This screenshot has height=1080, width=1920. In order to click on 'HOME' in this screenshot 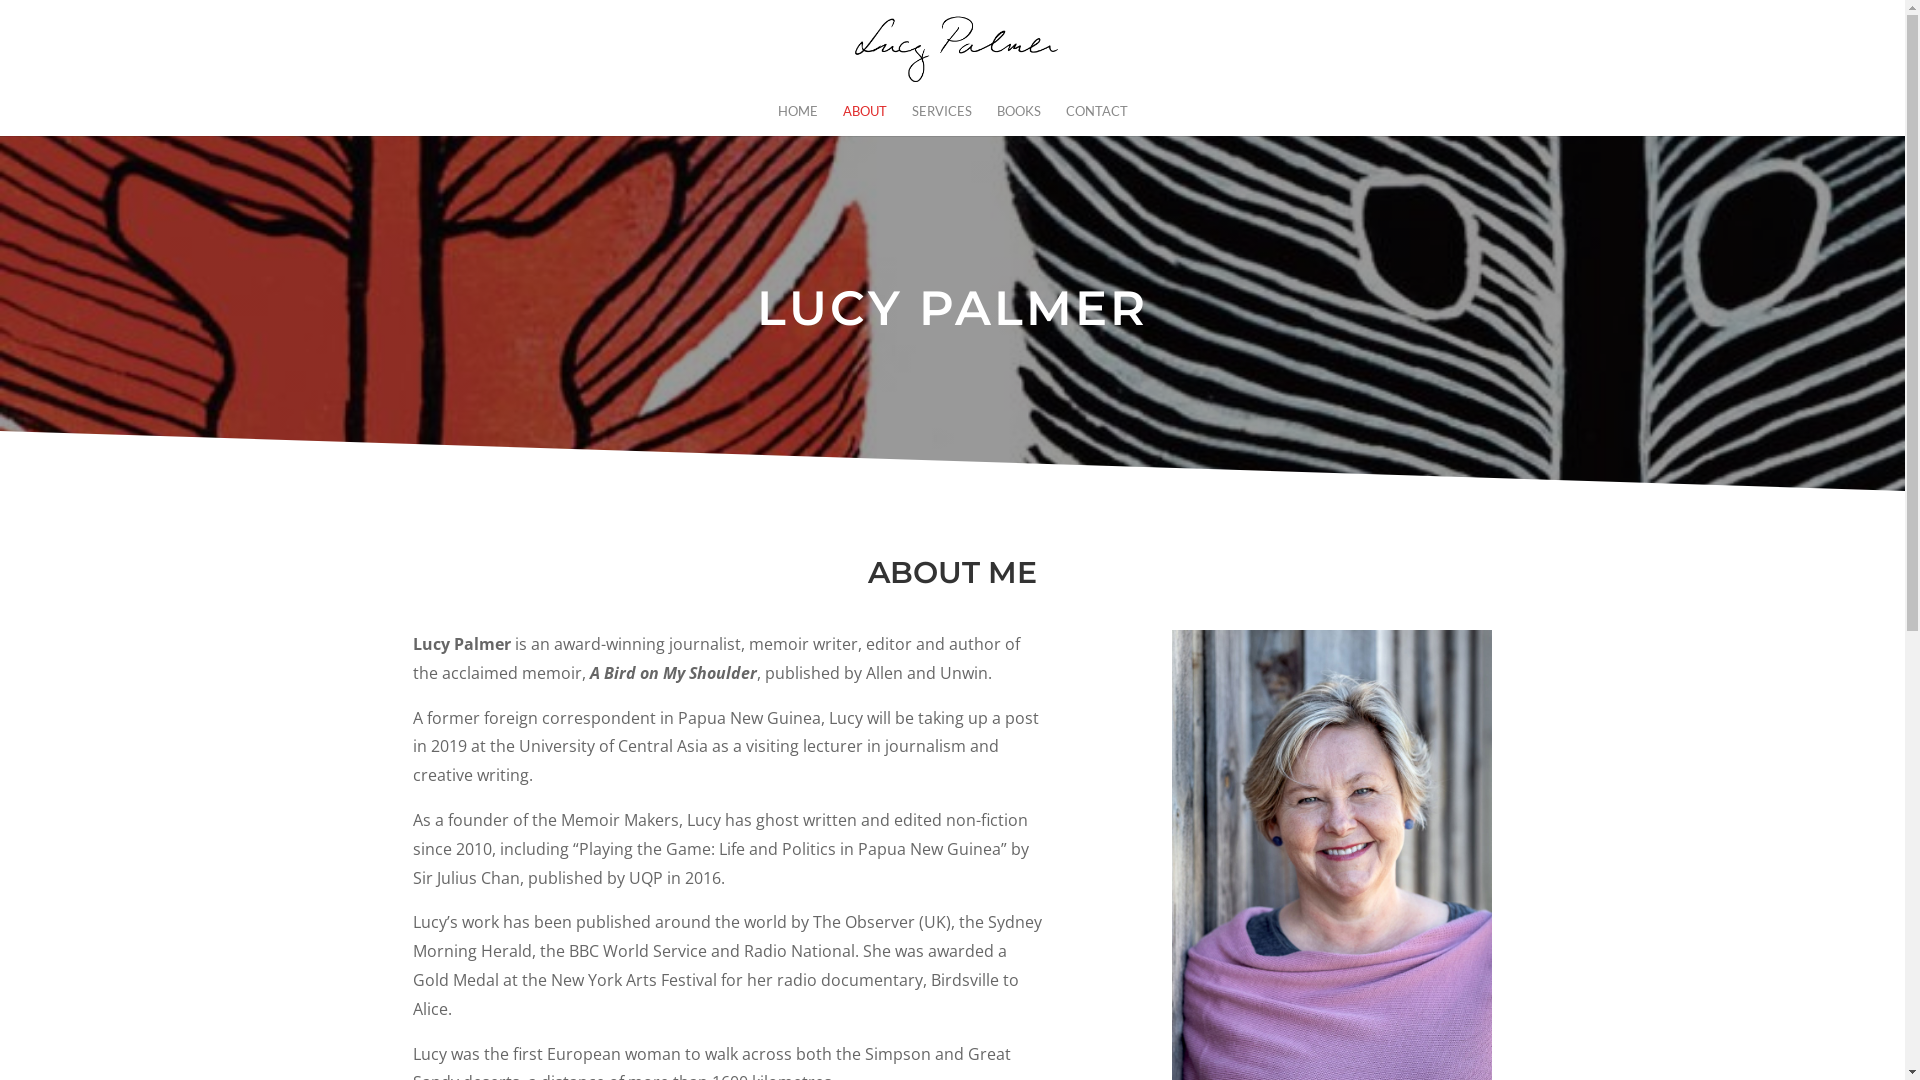, I will do `click(796, 119)`.